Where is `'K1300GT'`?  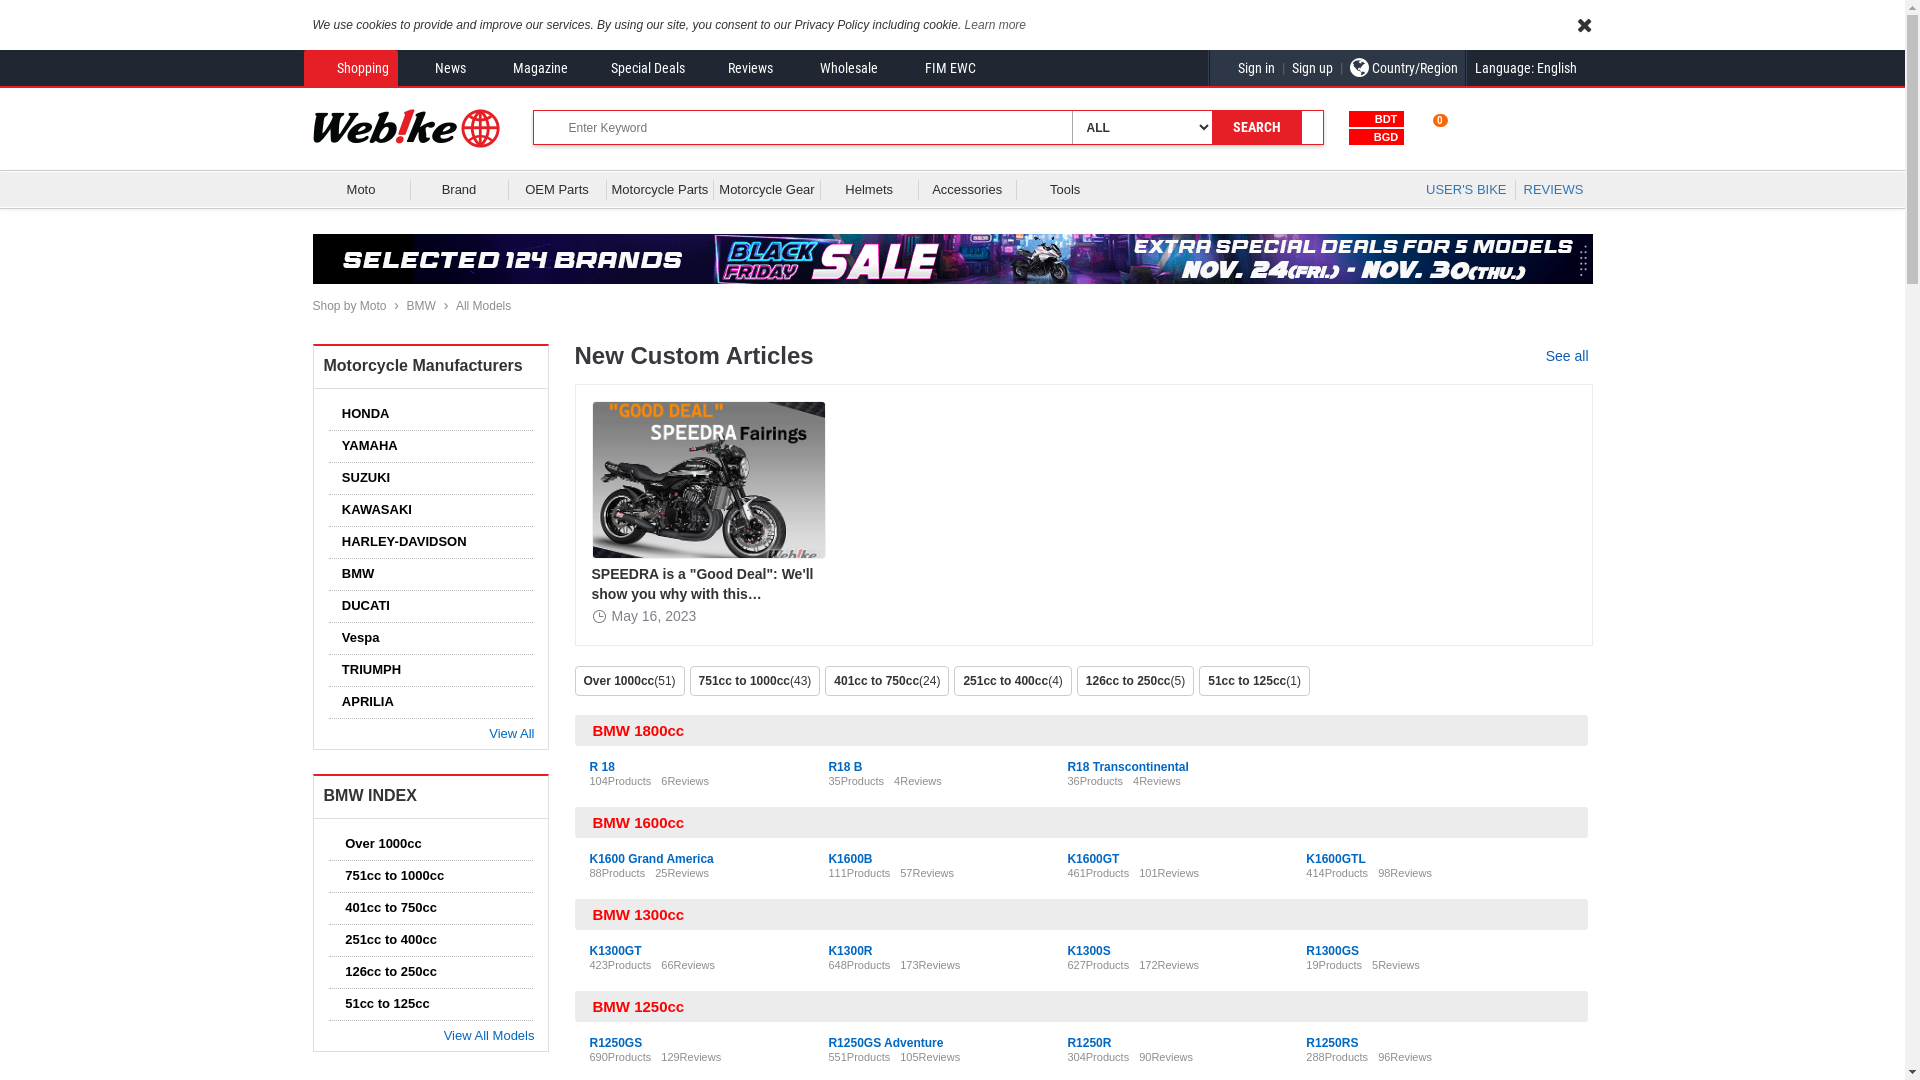
'K1300GT' is located at coordinates (589, 950).